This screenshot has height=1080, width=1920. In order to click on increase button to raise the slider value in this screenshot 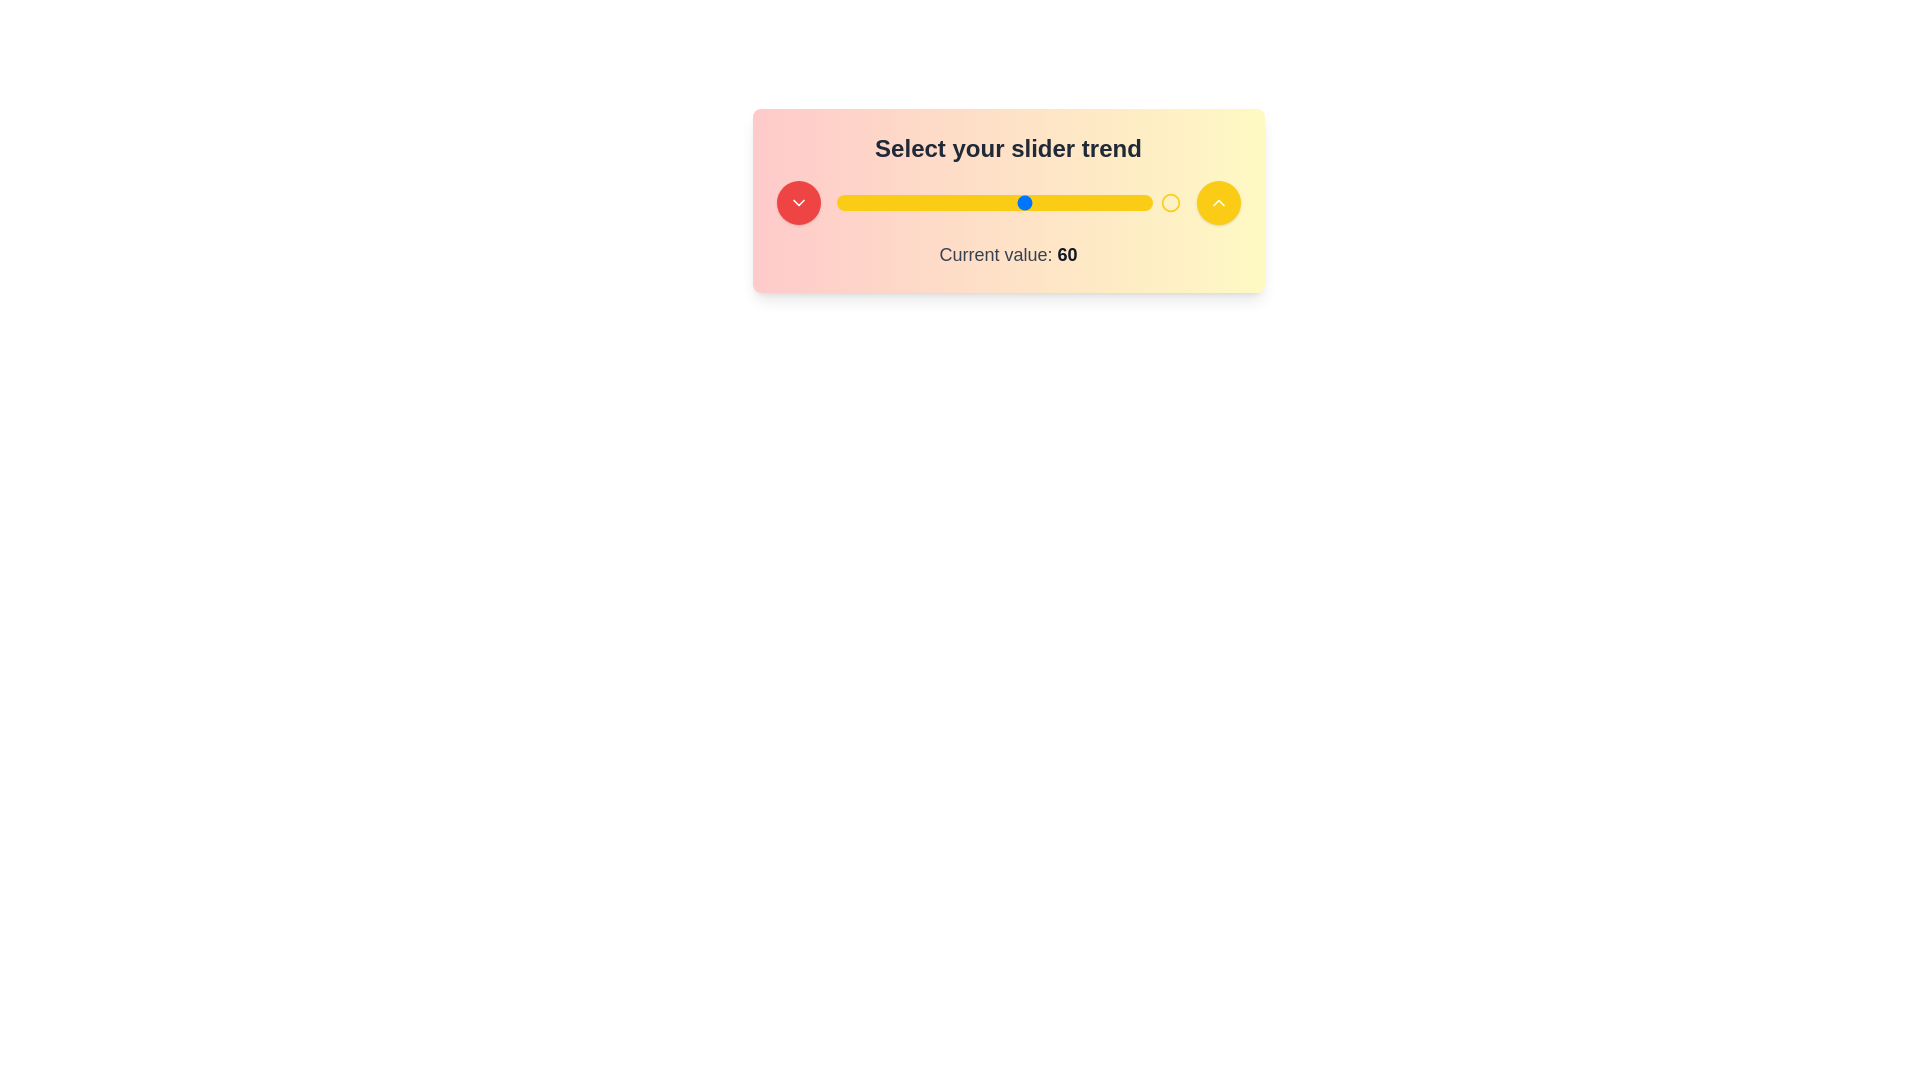, I will do `click(1217, 203)`.